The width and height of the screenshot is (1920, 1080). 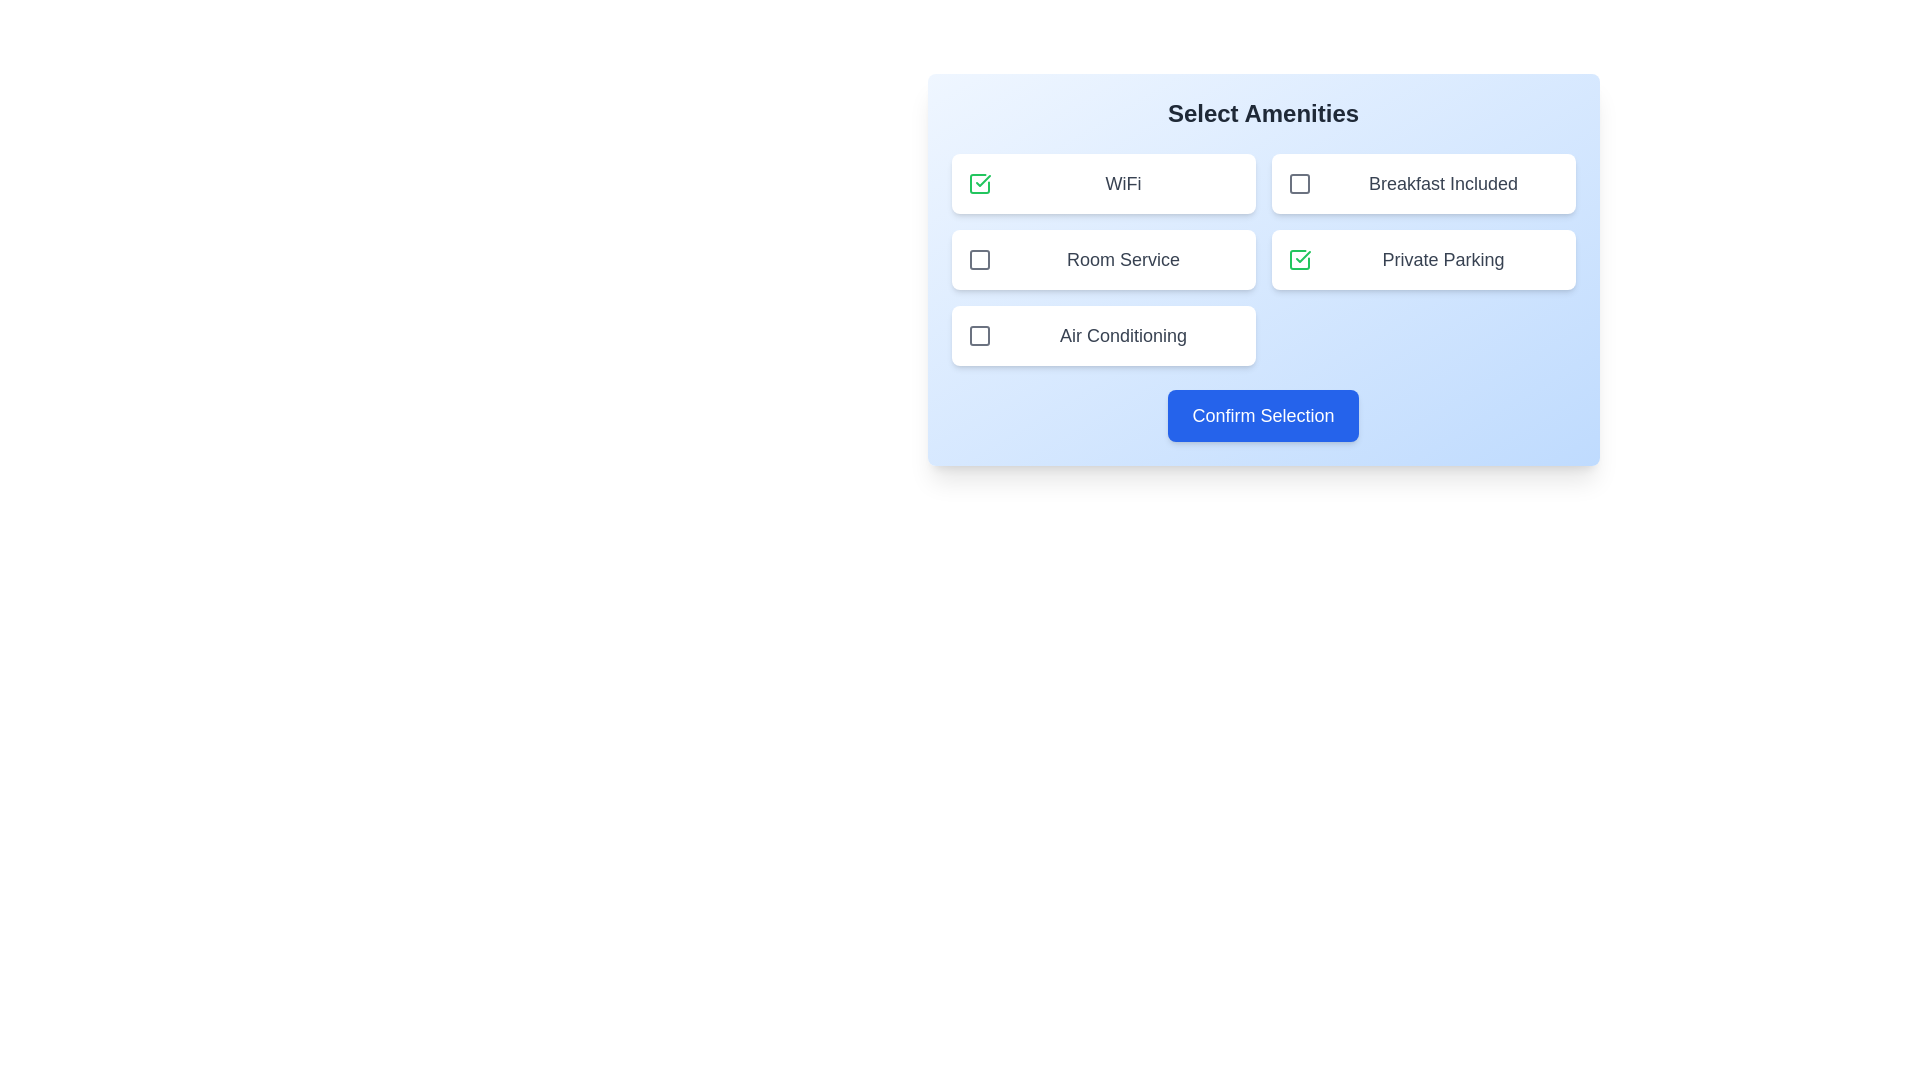 What do you see at coordinates (1102, 184) in the screenshot?
I see `the 'WiFi' amenity option, which is the first selectable item` at bounding box center [1102, 184].